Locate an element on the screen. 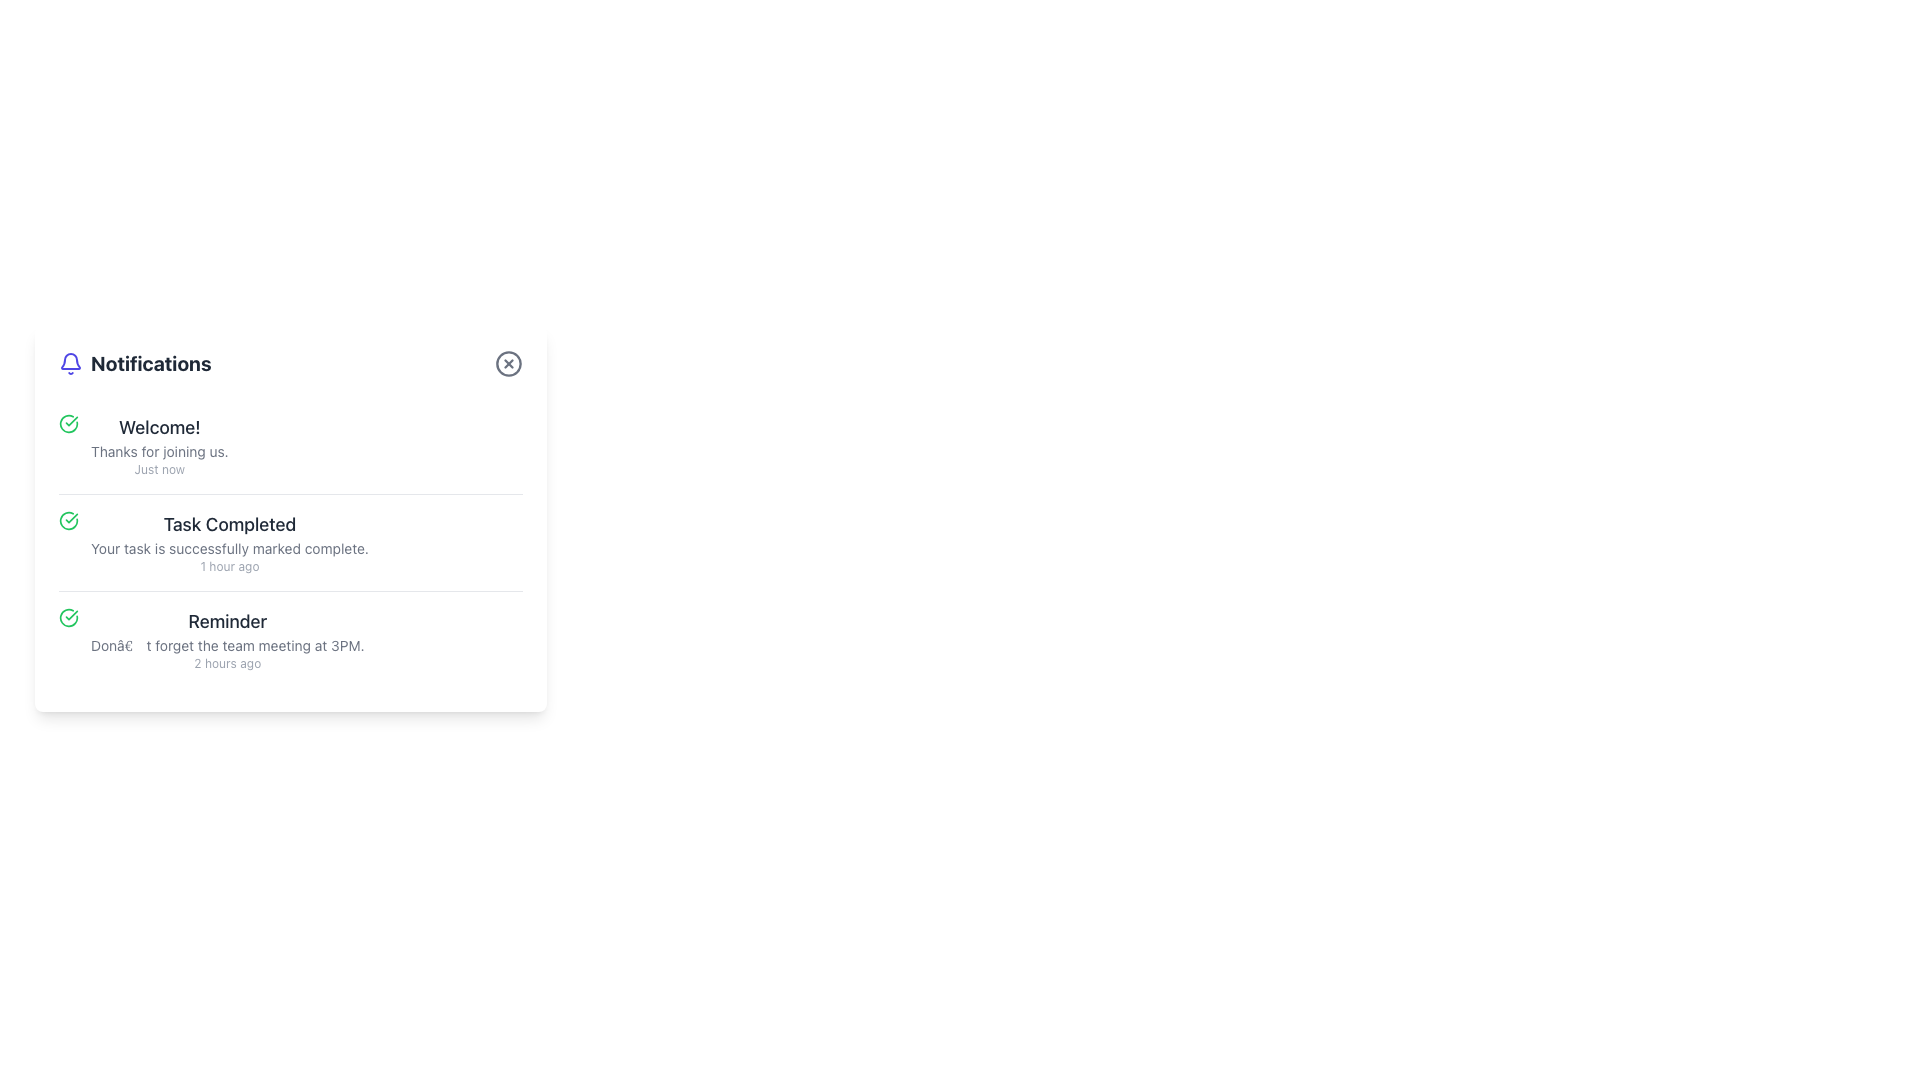 The height and width of the screenshot is (1080, 1920). feedback message provided by the Text Label located beneath the 'Task Completed' heading and above the timestamp '1 hour ago.' is located at coordinates (230, 548).